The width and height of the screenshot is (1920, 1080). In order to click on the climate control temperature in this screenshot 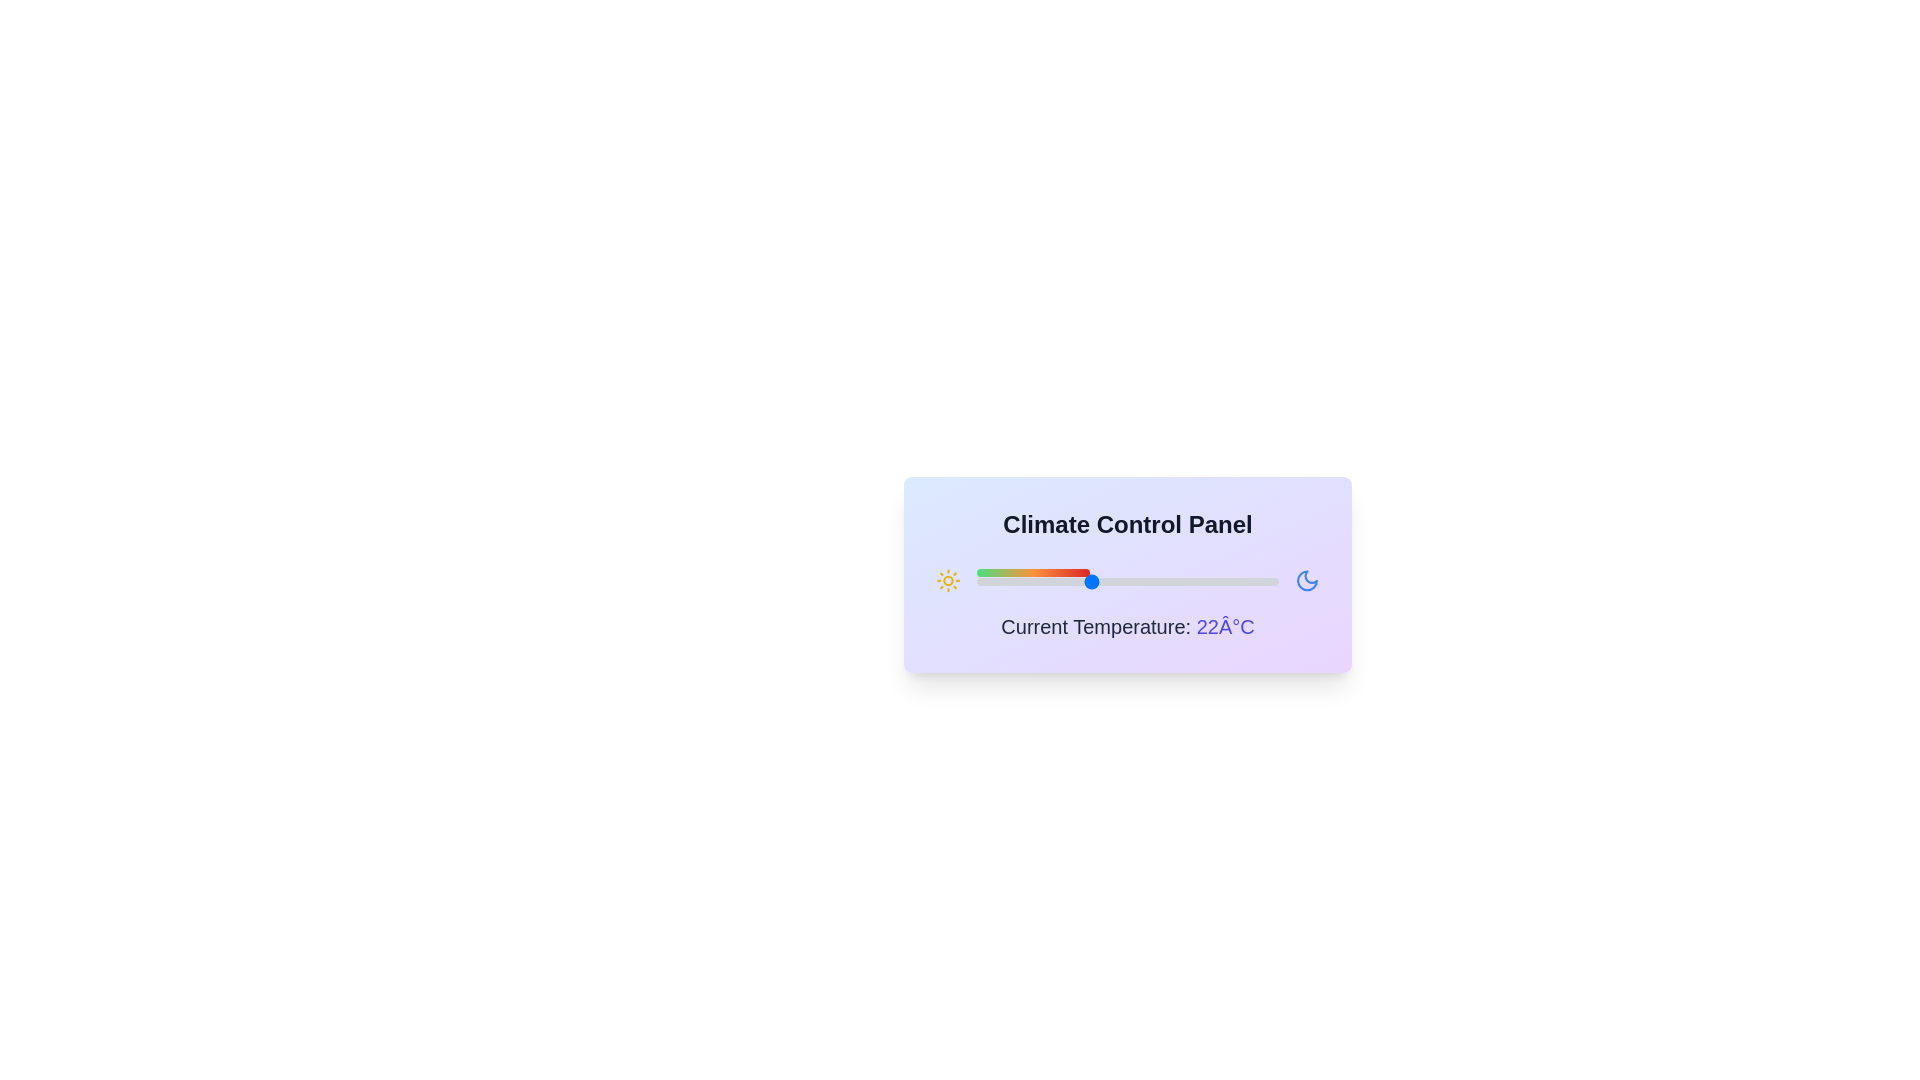, I will do `click(1221, 582)`.